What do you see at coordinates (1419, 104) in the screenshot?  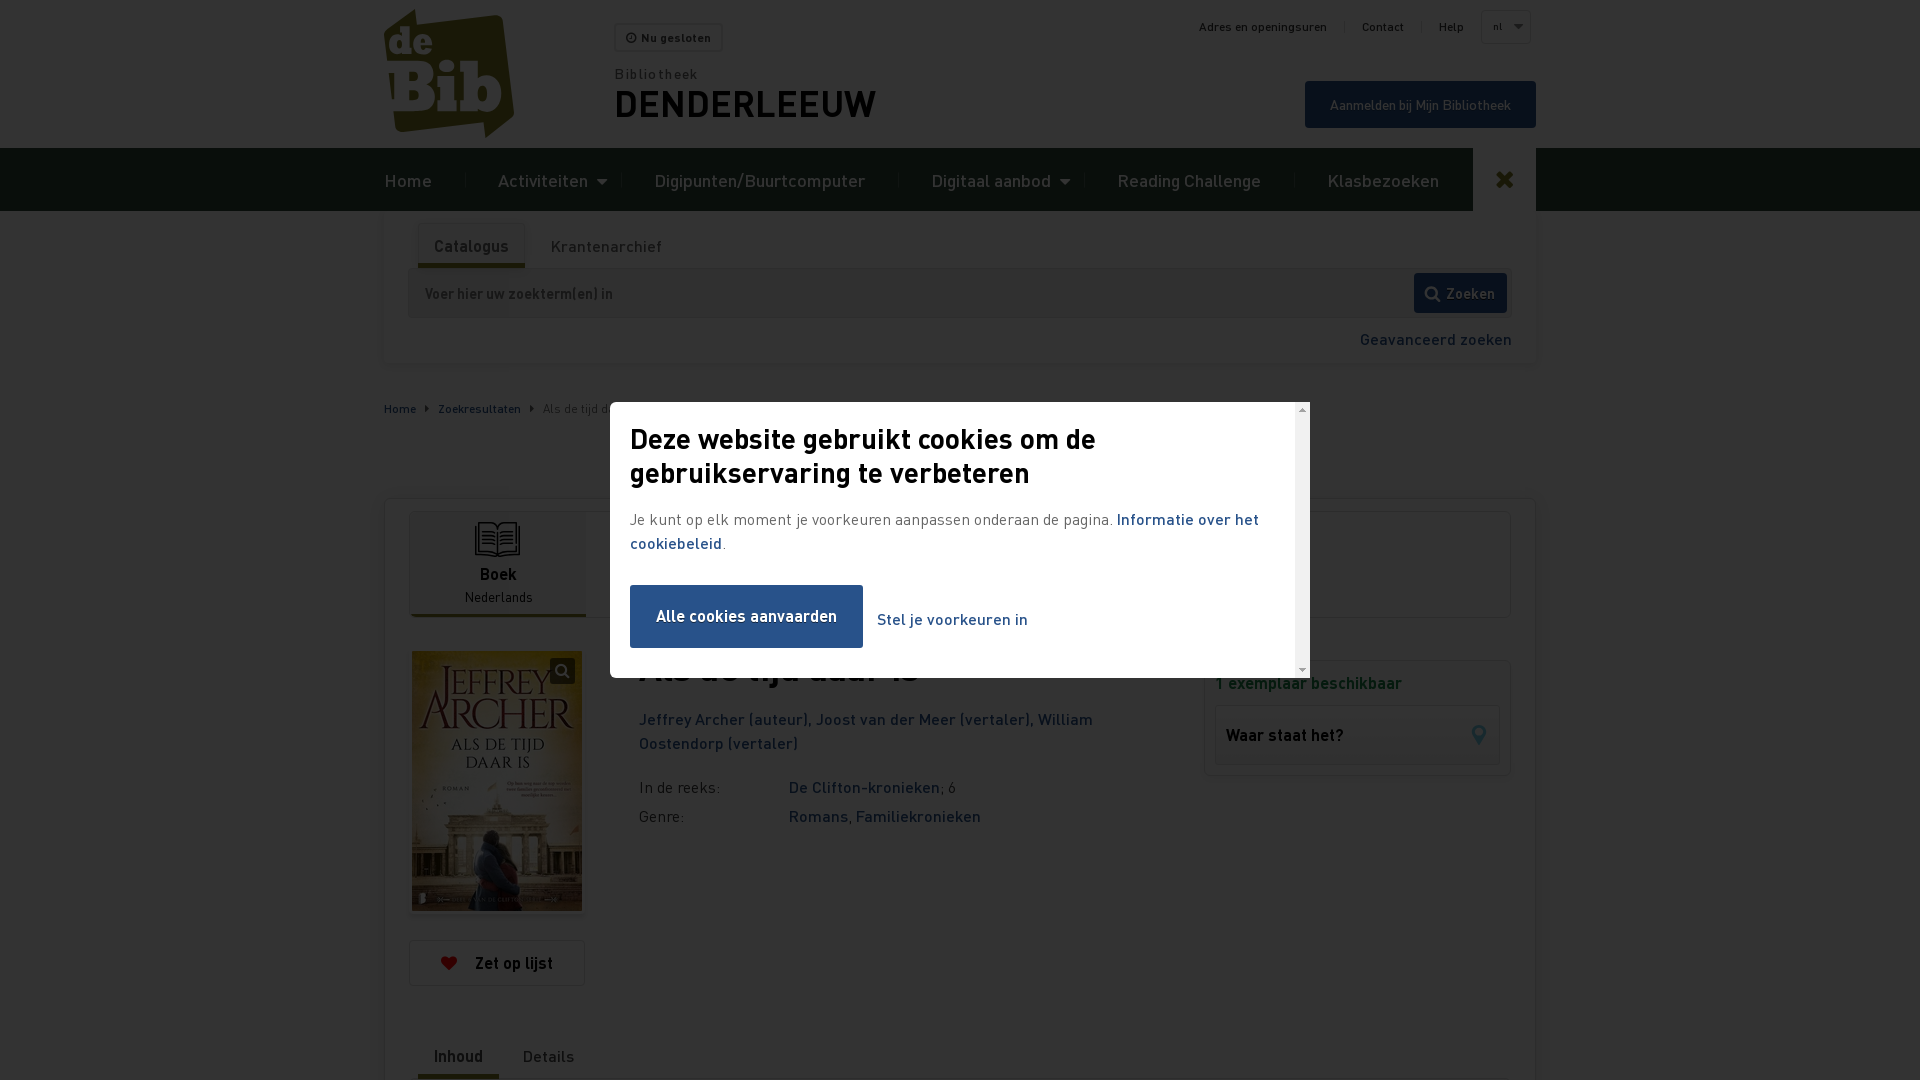 I see `'Aanmelden bij Mijn Bibliotheek'` at bounding box center [1419, 104].